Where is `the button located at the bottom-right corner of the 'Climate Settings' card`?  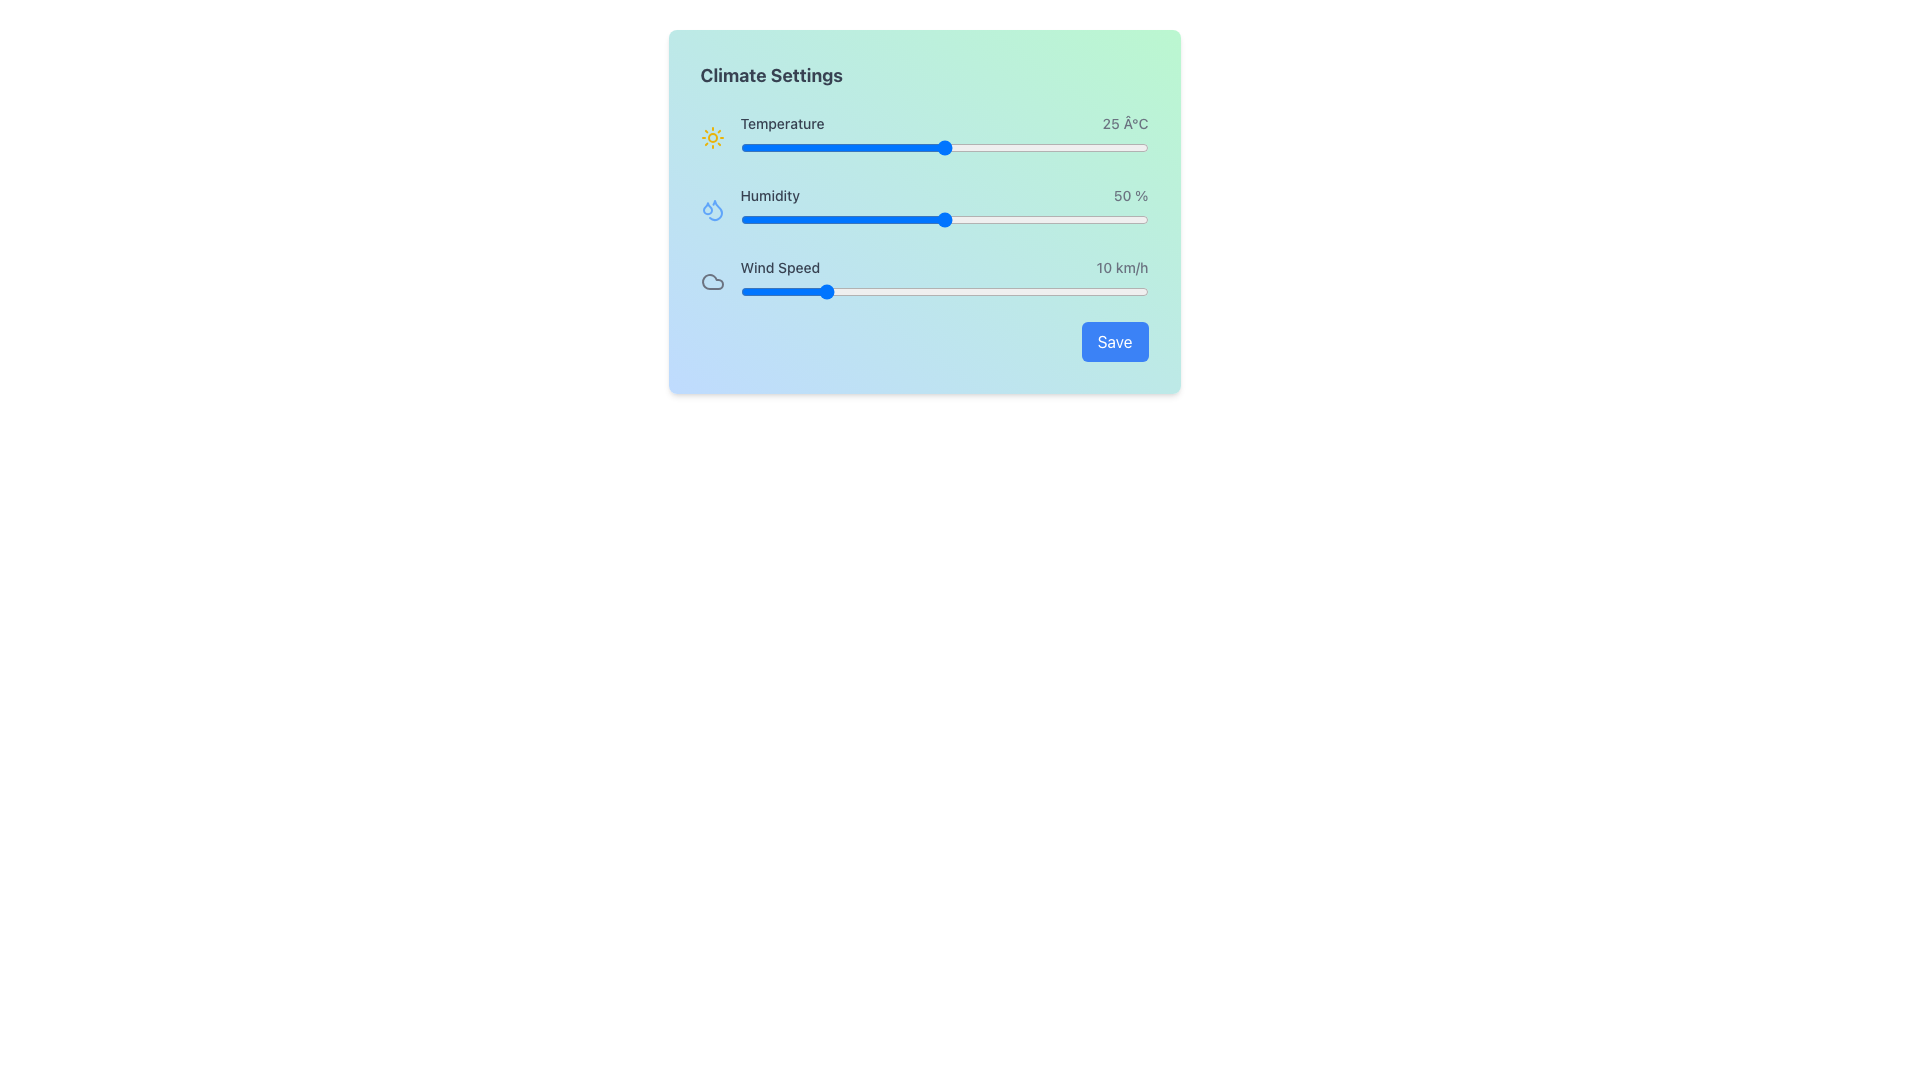 the button located at the bottom-right corner of the 'Climate Settings' card is located at coordinates (1113, 341).